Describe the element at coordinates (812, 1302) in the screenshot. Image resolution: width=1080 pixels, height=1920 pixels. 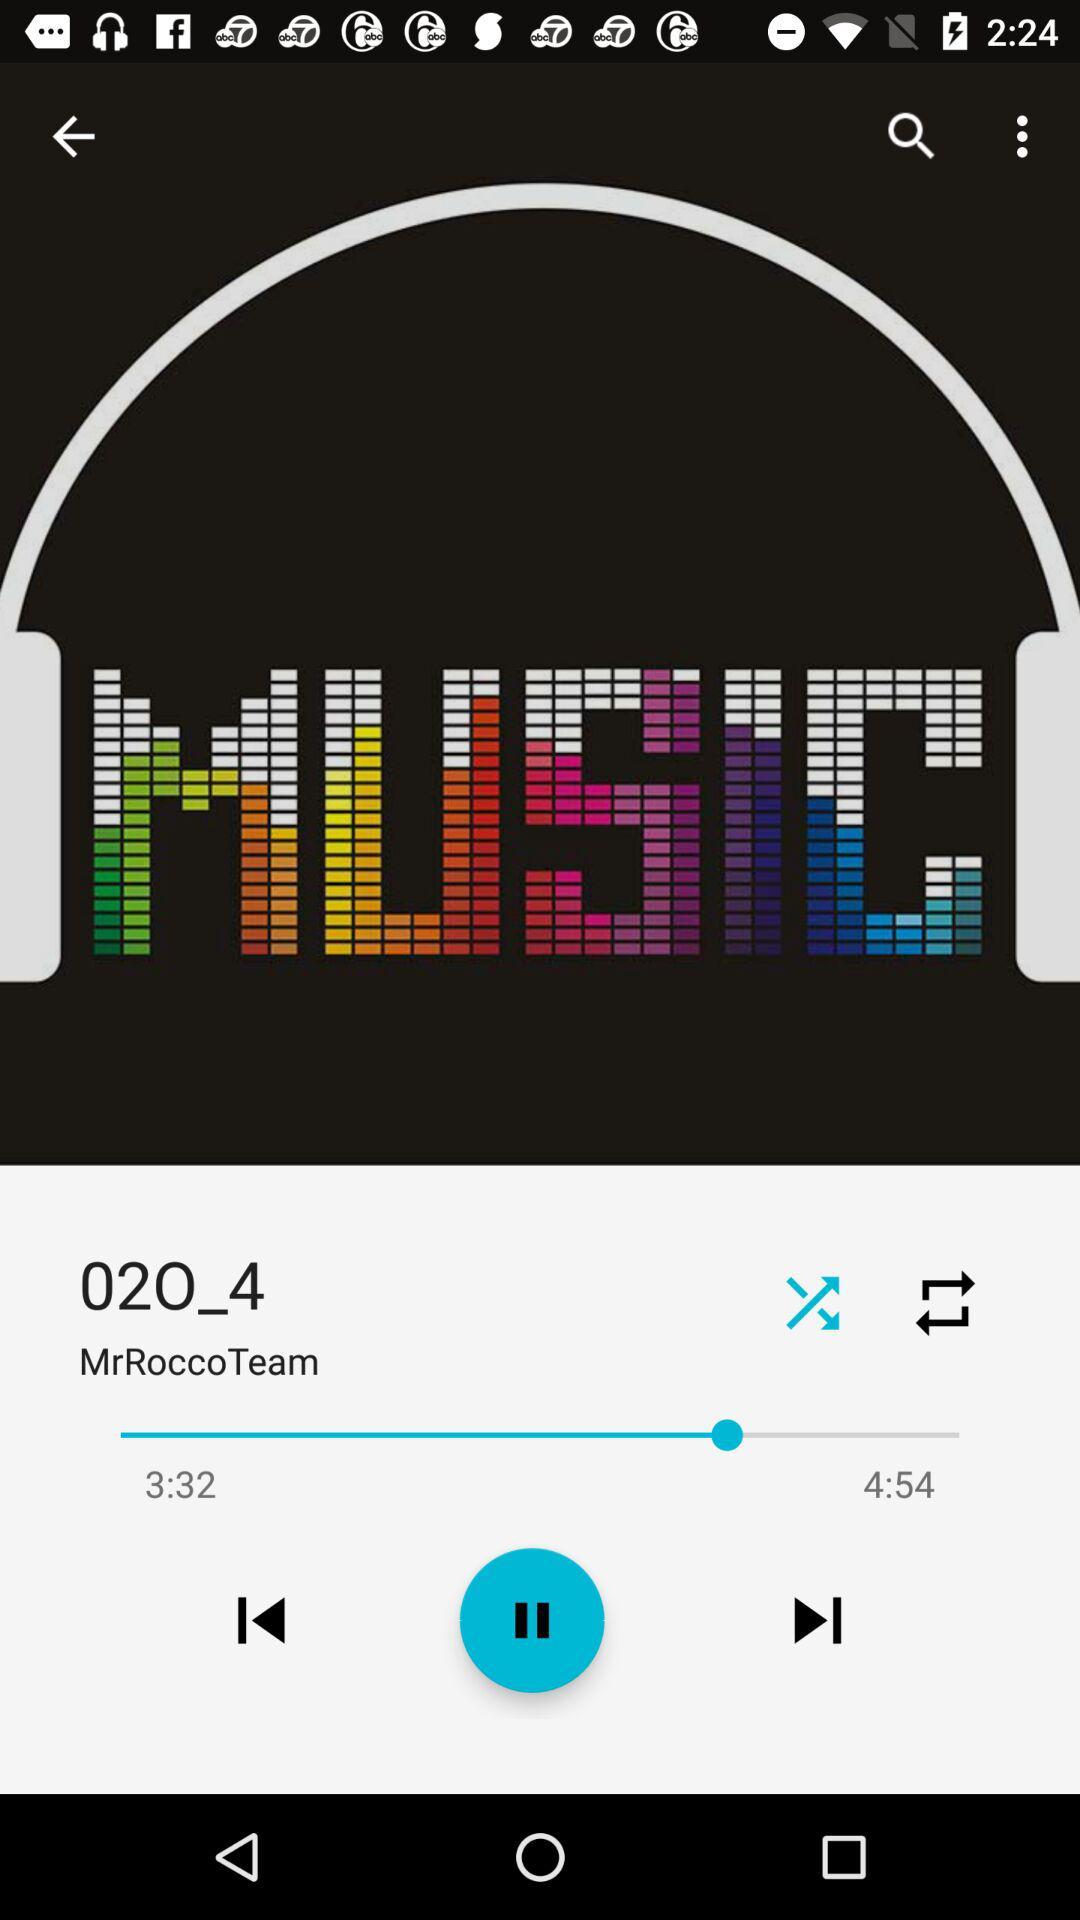
I see `the icon next to mrroccoteam item` at that location.